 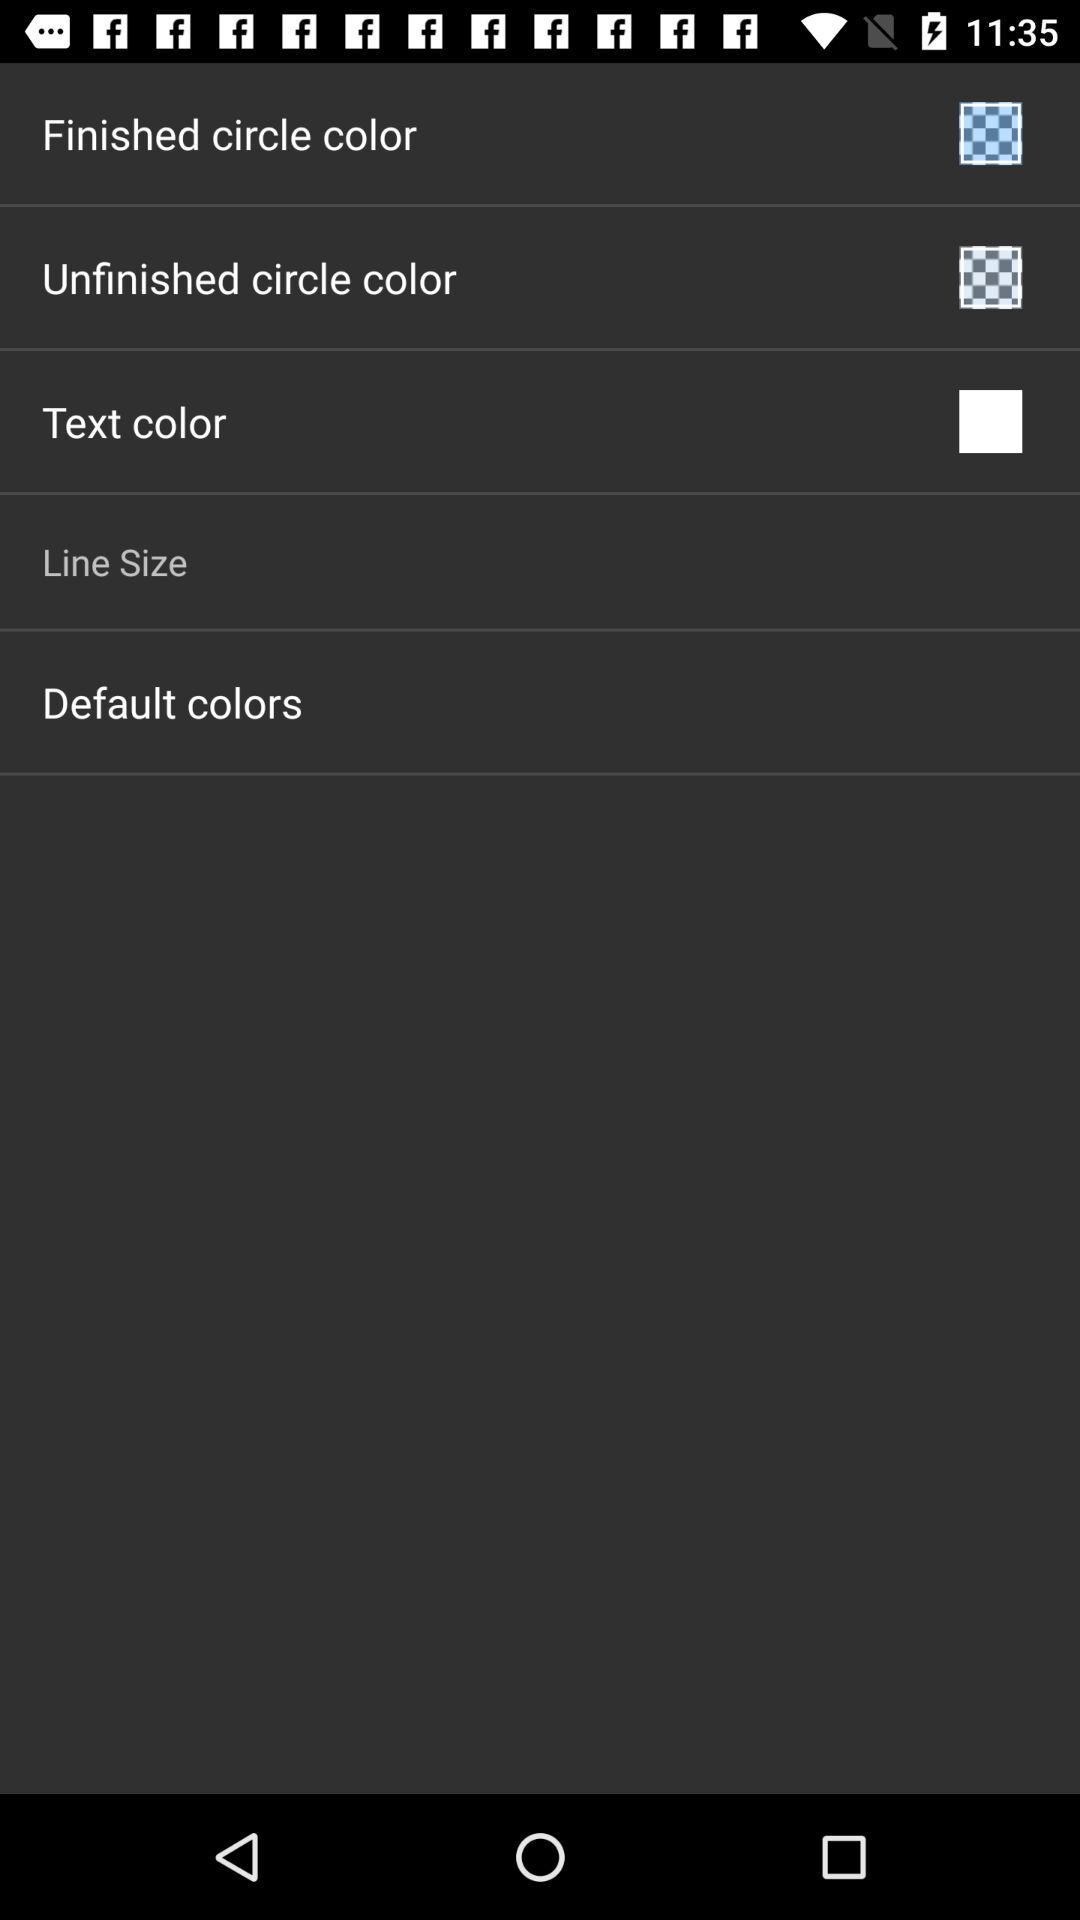 I want to click on app below text color icon, so click(x=114, y=560).